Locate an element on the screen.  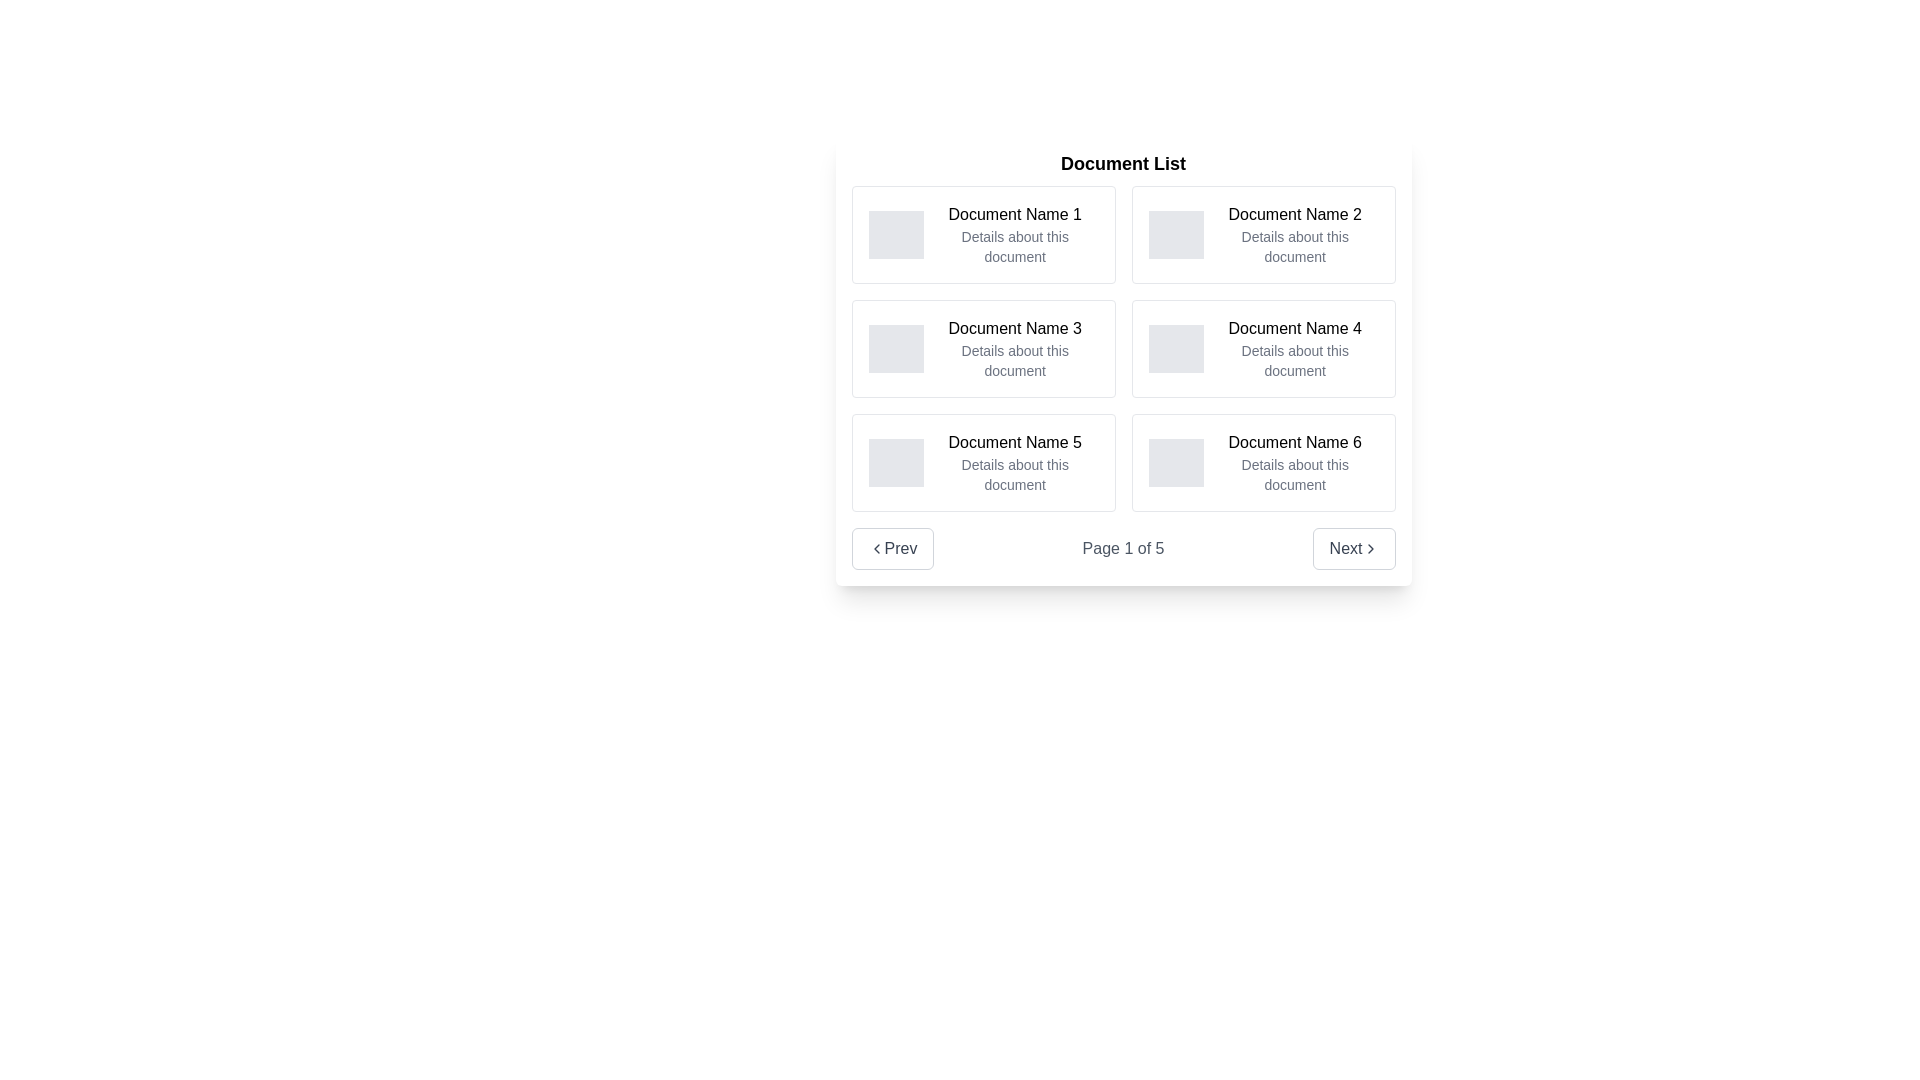
text from the Text block displaying the title 'Document Name 6' and description 'Details about this document' located within the sixth card of the 'Document List' is located at coordinates (1295, 462).